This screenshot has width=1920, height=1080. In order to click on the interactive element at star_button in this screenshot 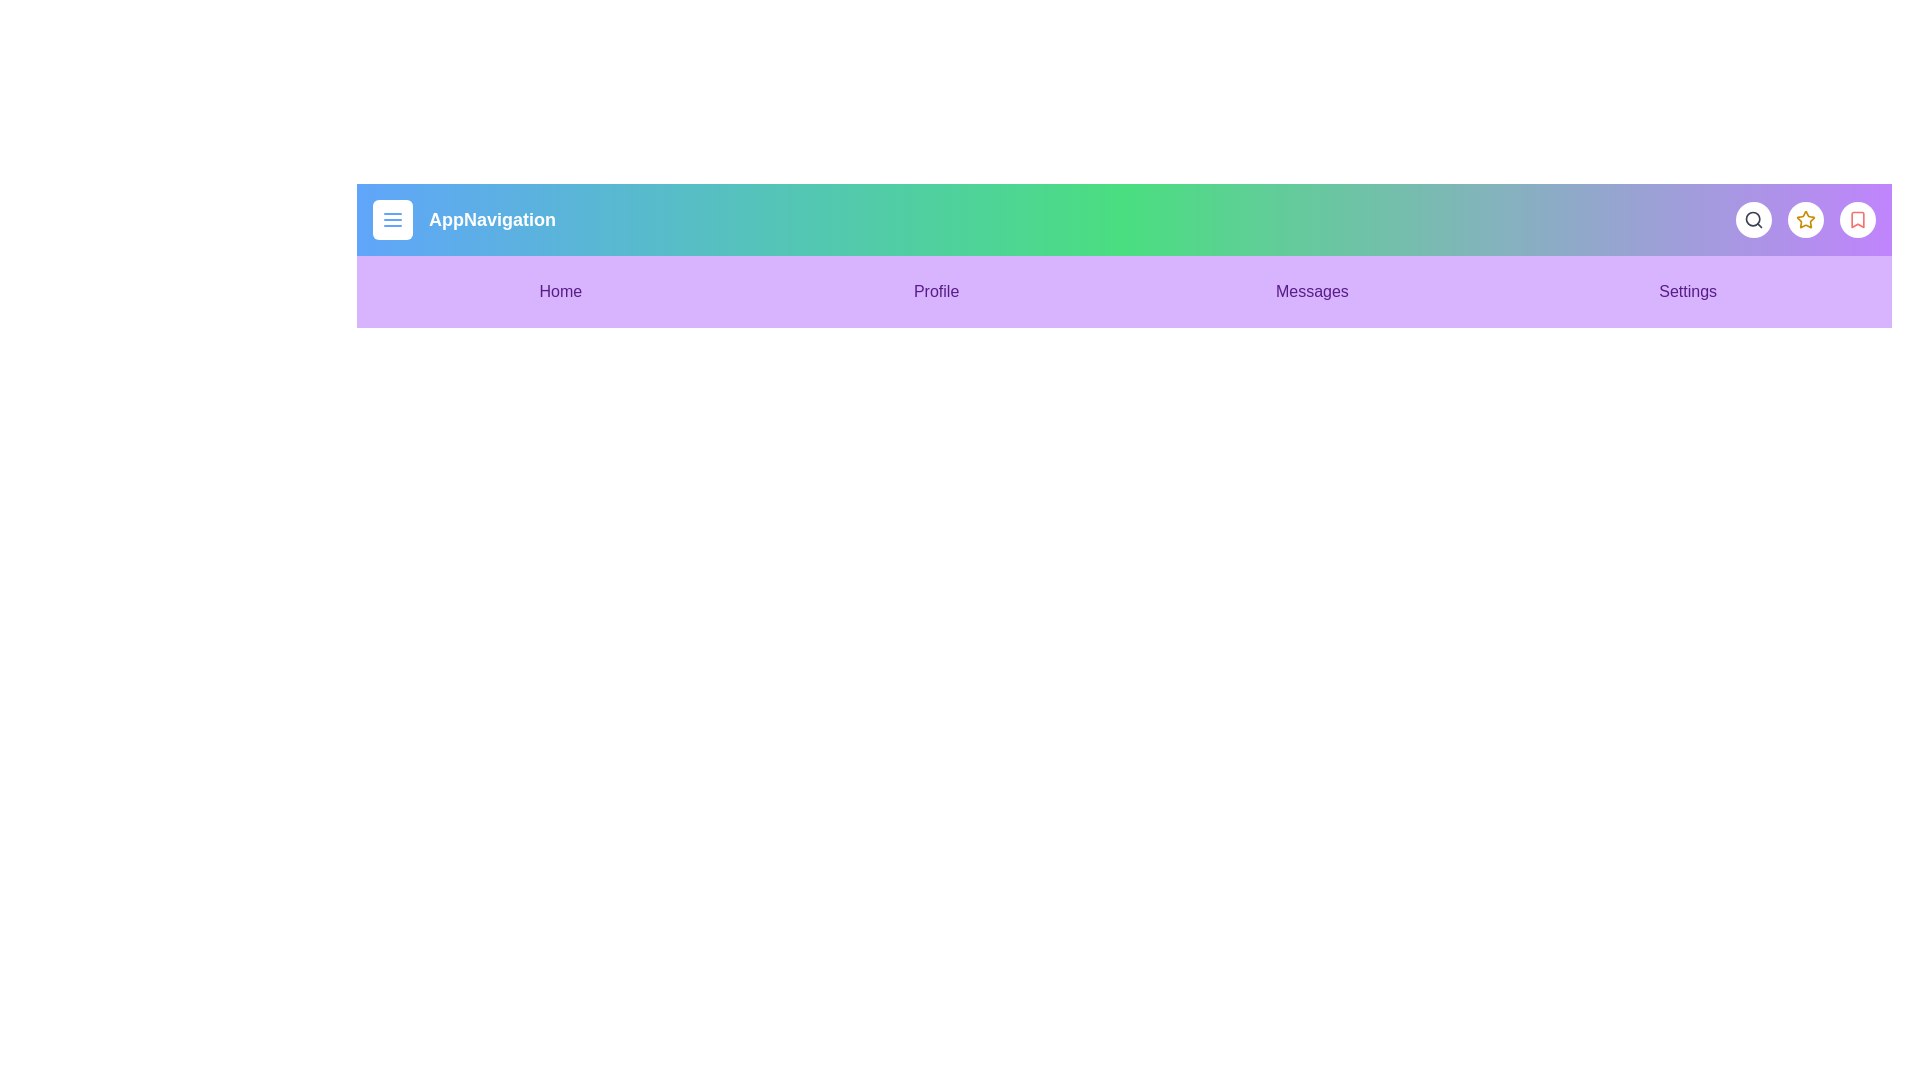, I will do `click(1805, 219)`.